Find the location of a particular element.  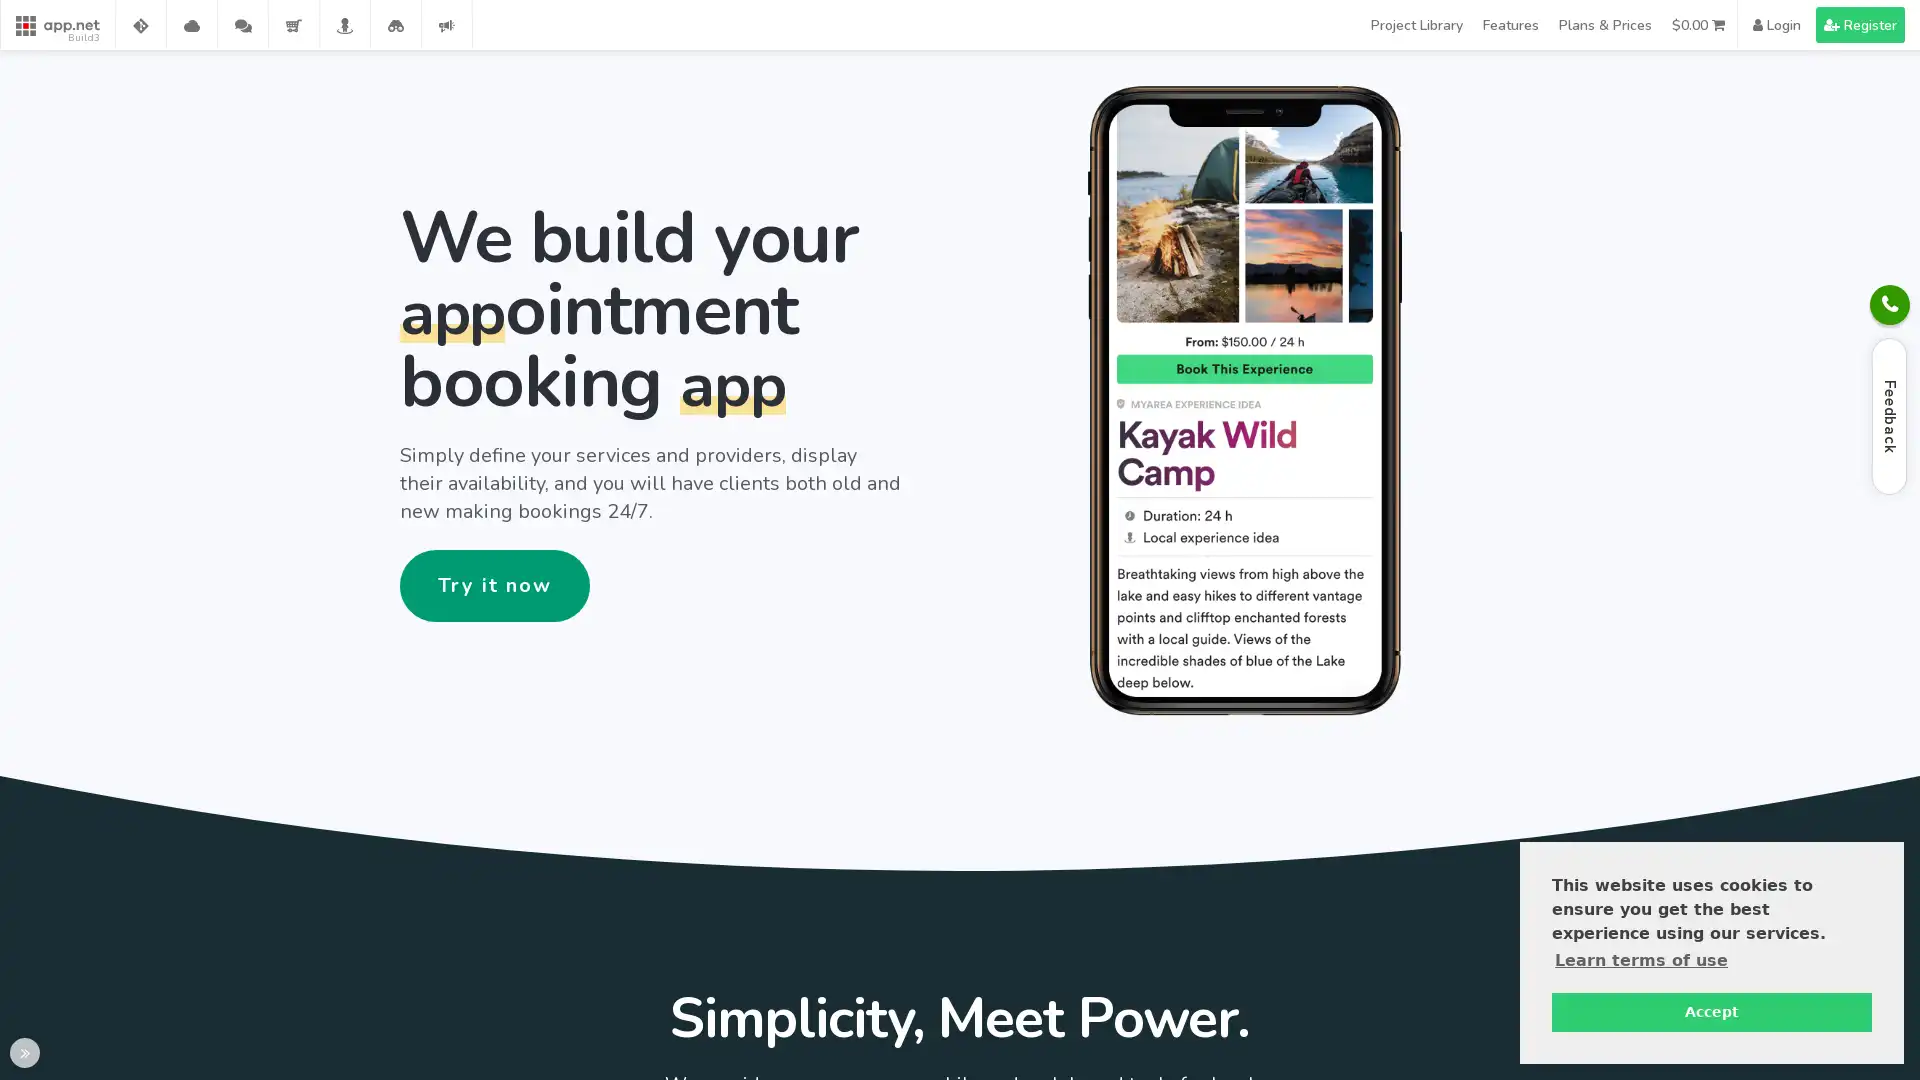

dismiss cookie message is located at coordinates (1711, 1011).